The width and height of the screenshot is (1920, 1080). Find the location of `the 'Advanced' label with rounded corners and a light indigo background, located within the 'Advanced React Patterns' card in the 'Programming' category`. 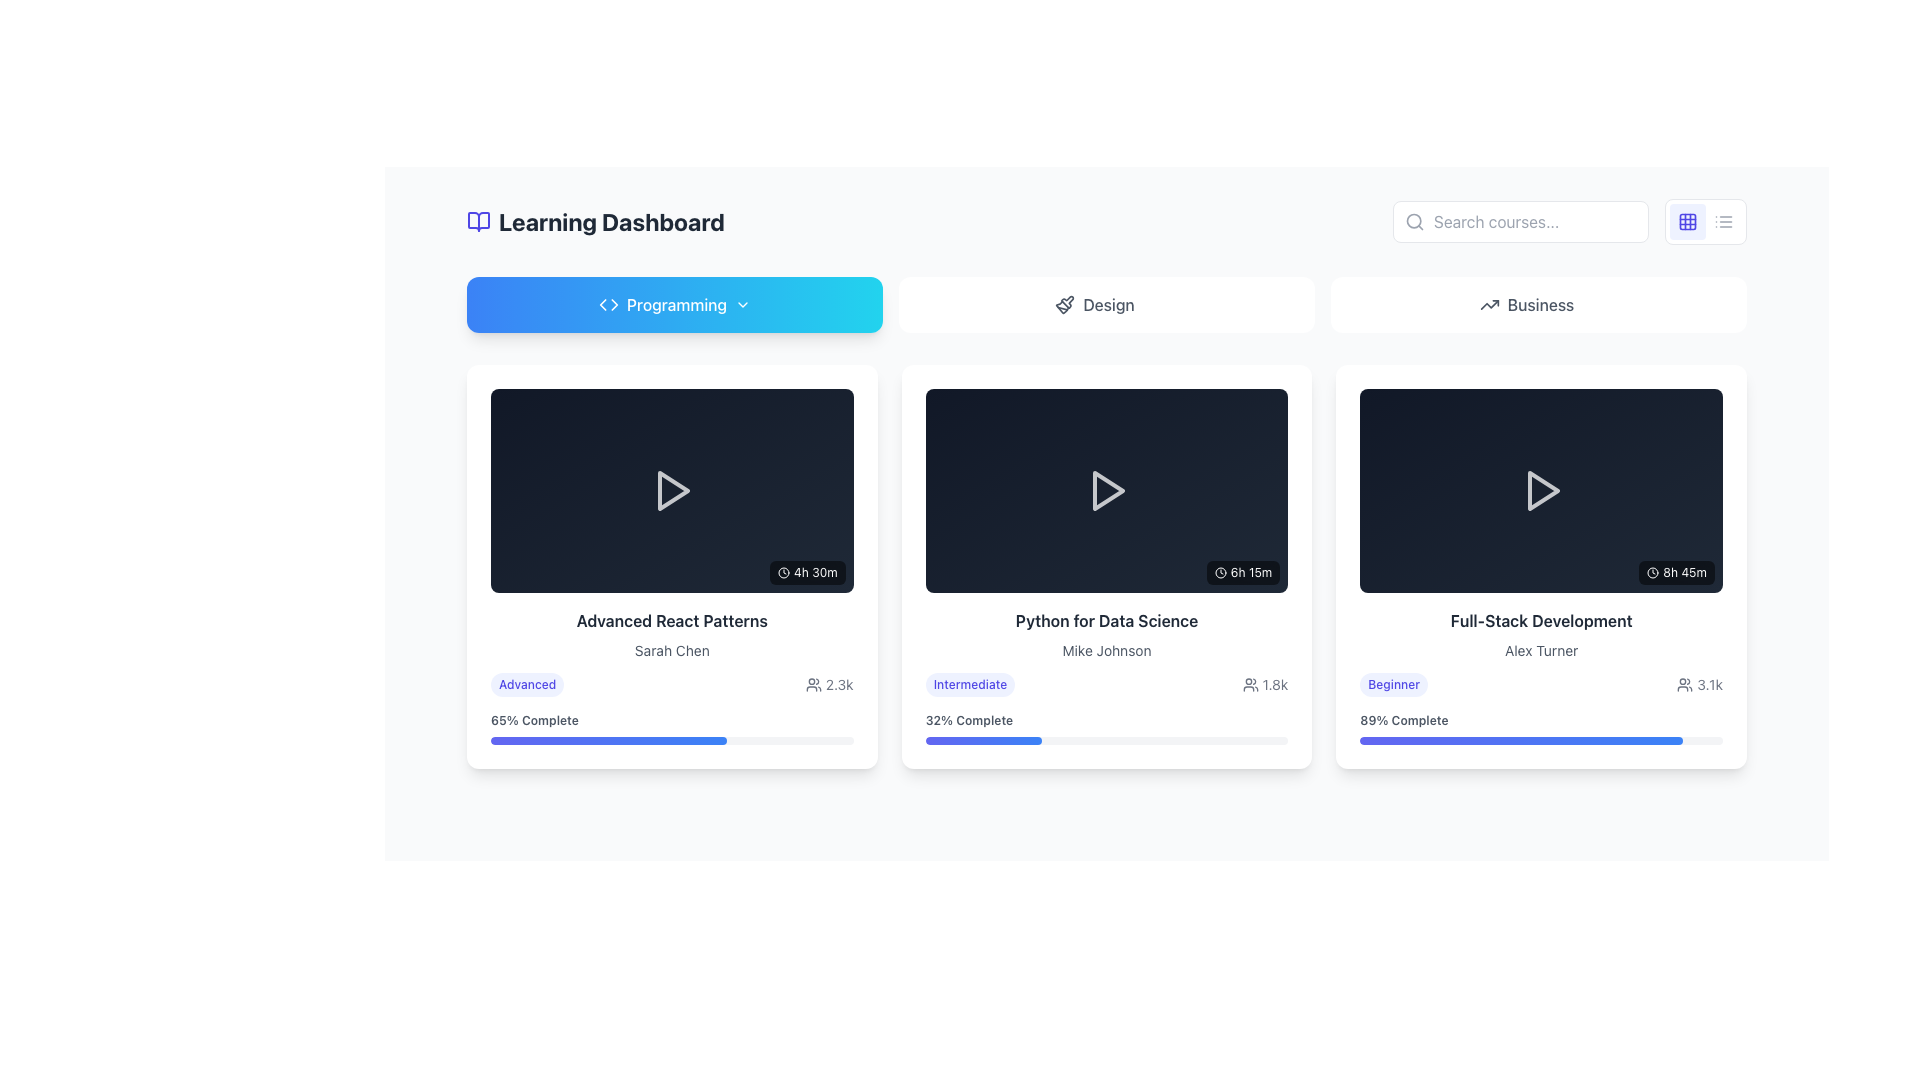

the 'Advanced' label with rounded corners and a light indigo background, located within the 'Advanced React Patterns' card in the 'Programming' category is located at coordinates (527, 683).